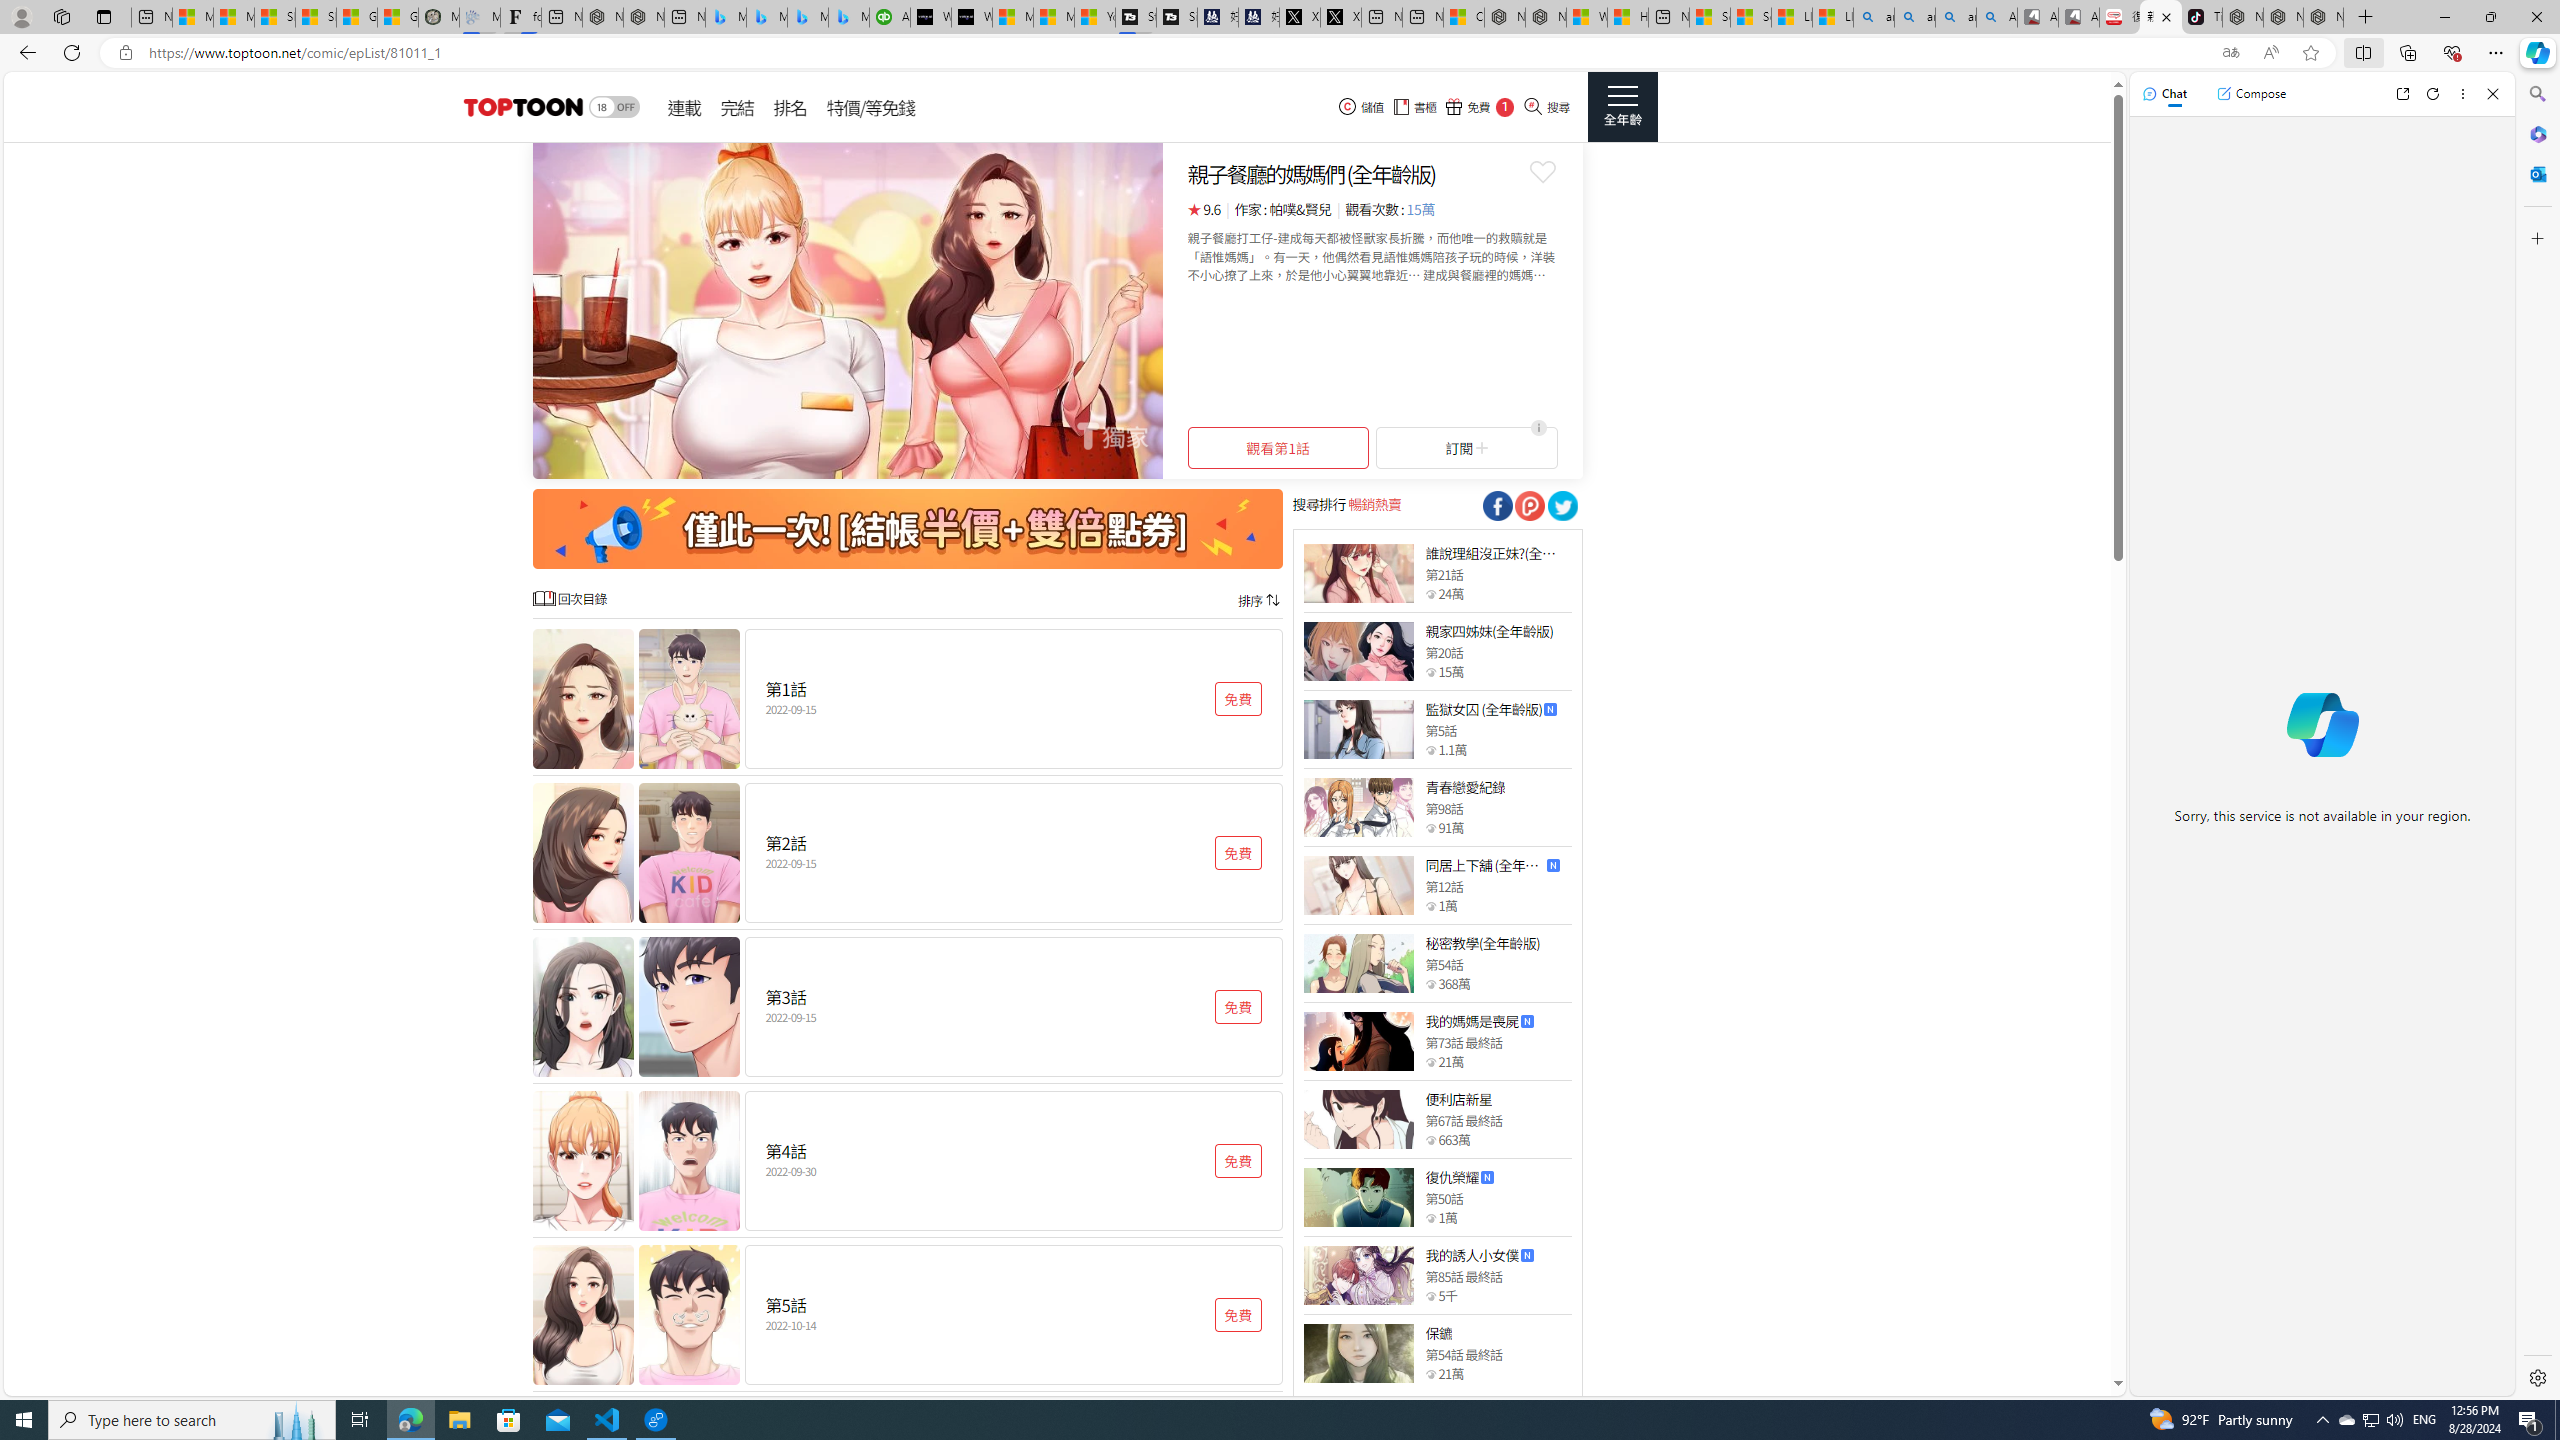 This screenshot has width=2560, height=1440. I want to click on 'Outlook', so click(2535, 172).